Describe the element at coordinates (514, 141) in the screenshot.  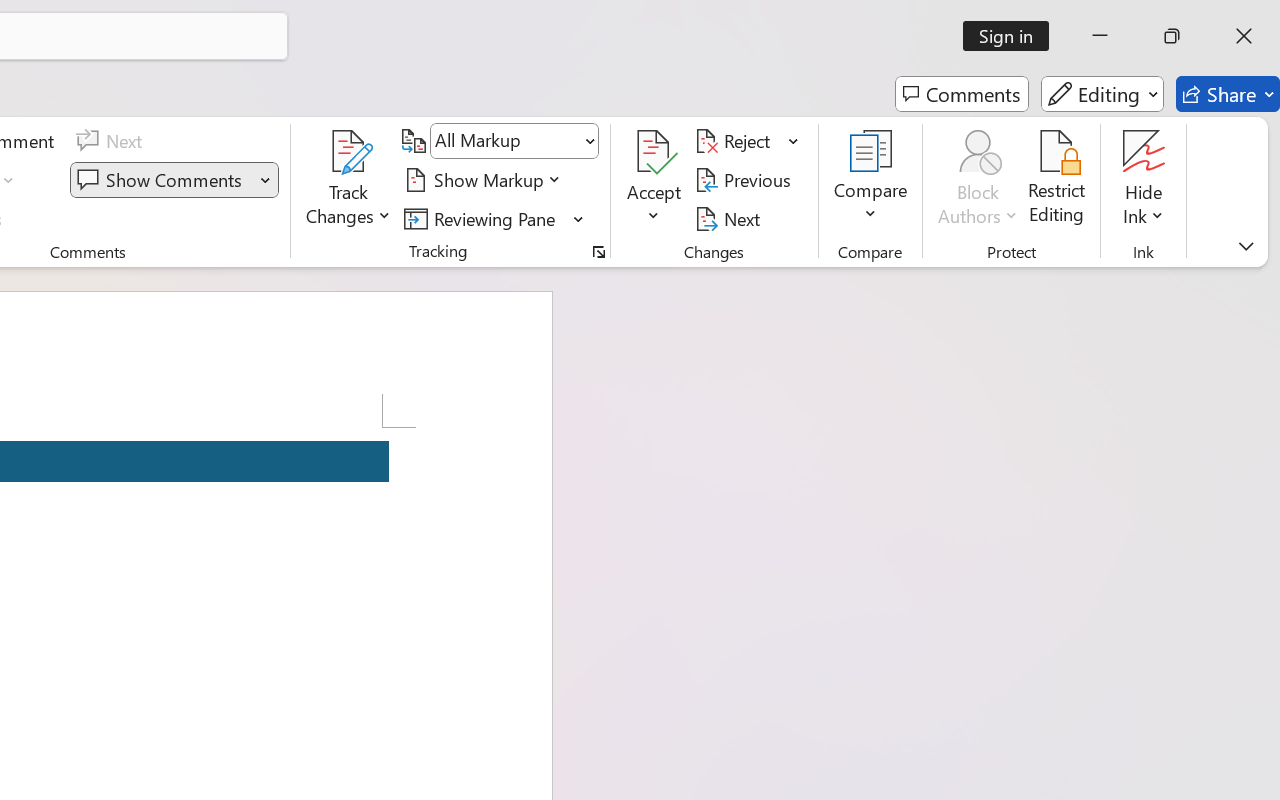
I see `'Display for Review'` at that location.